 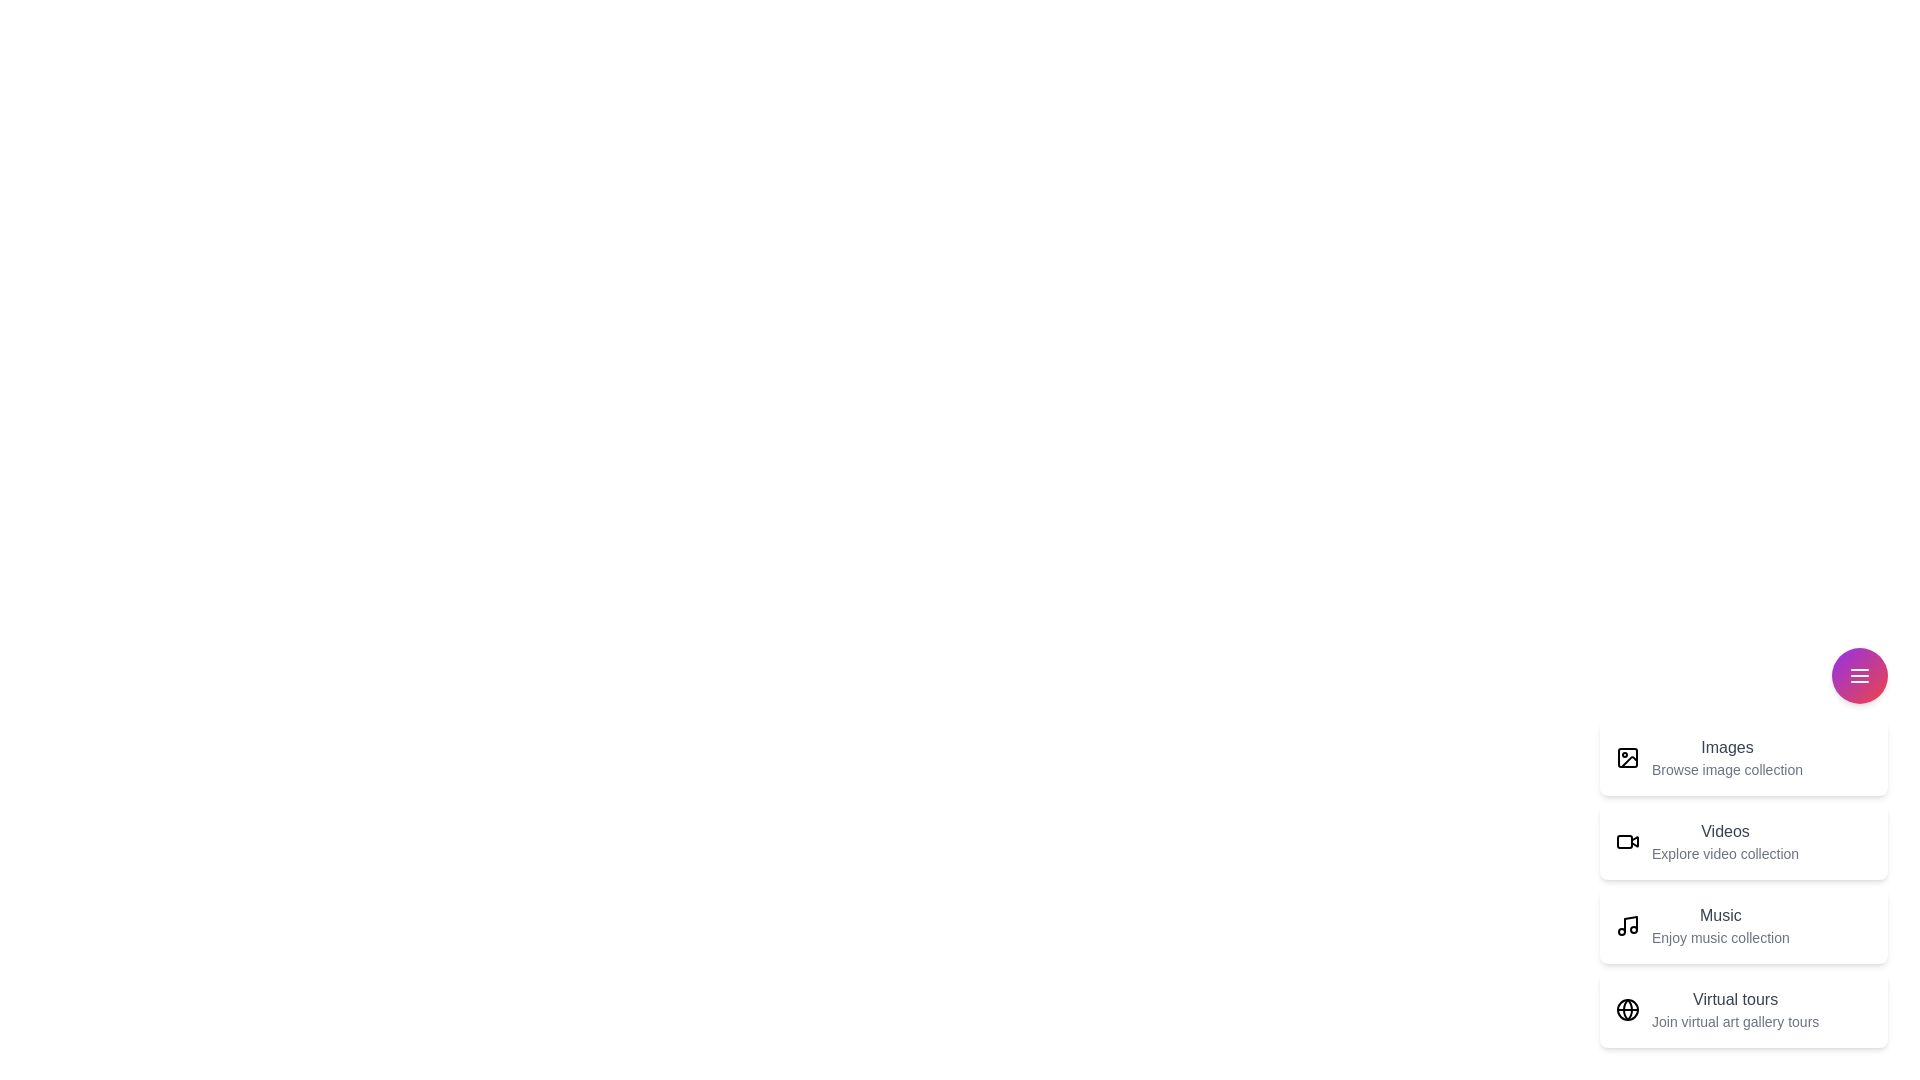 What do you see at coordinates (1859, 675) in the screenshot?
I see `speed dial button to toggle the menu` at bounding box center [1859, 675].